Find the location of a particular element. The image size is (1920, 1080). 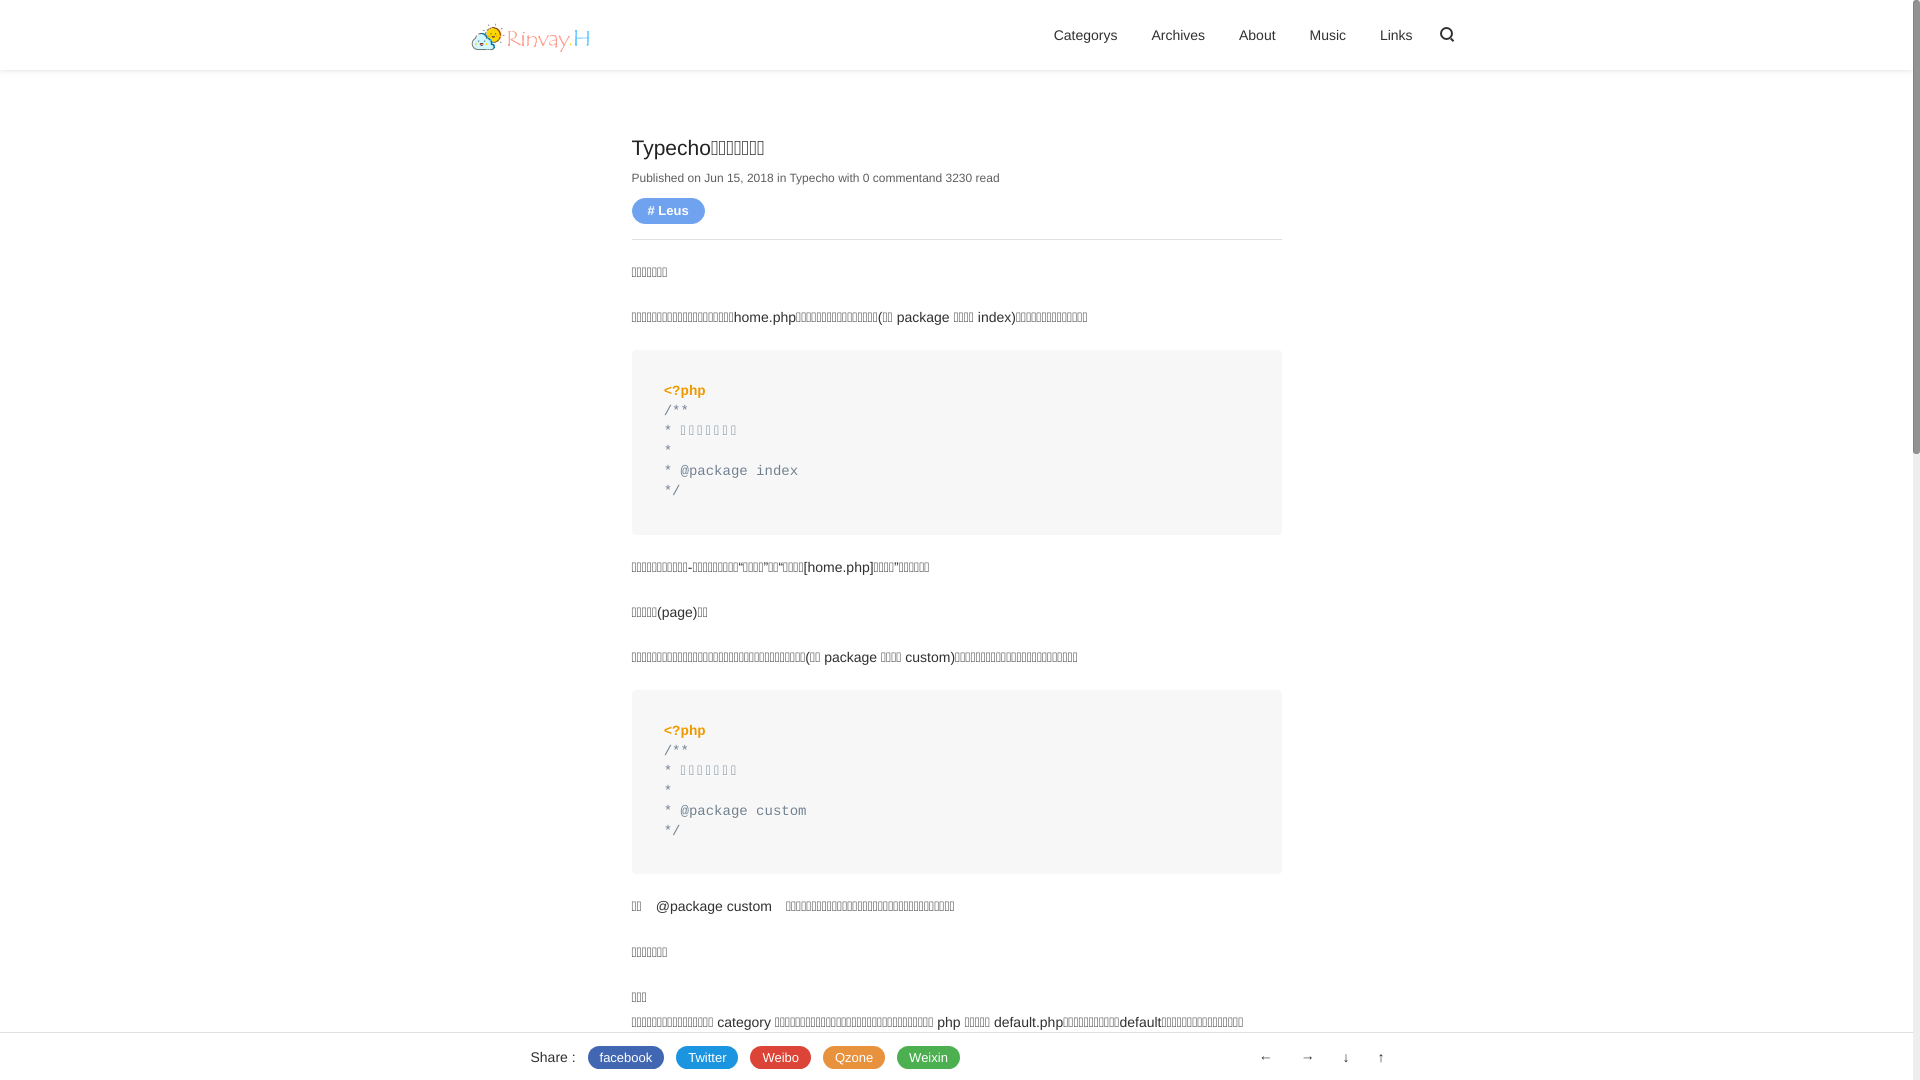

'facebook' is located at coordinates (587, 1056).